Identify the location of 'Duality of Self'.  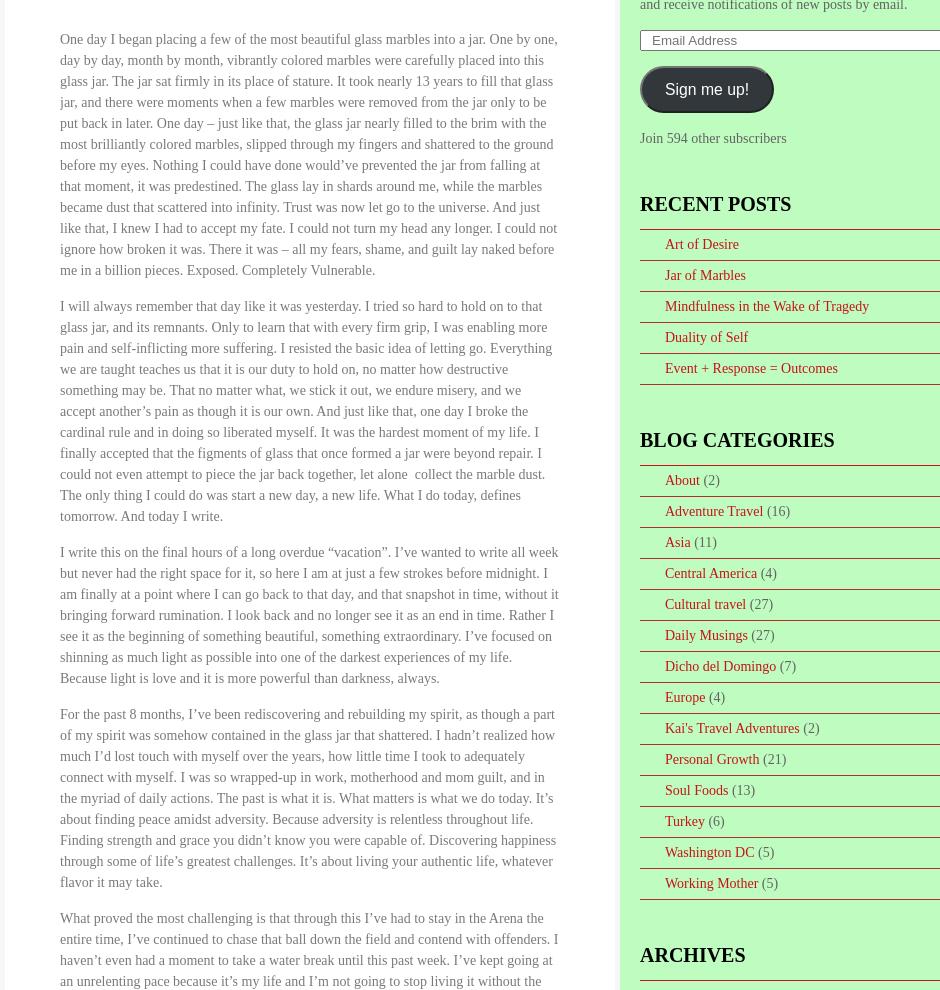
(706, 336).